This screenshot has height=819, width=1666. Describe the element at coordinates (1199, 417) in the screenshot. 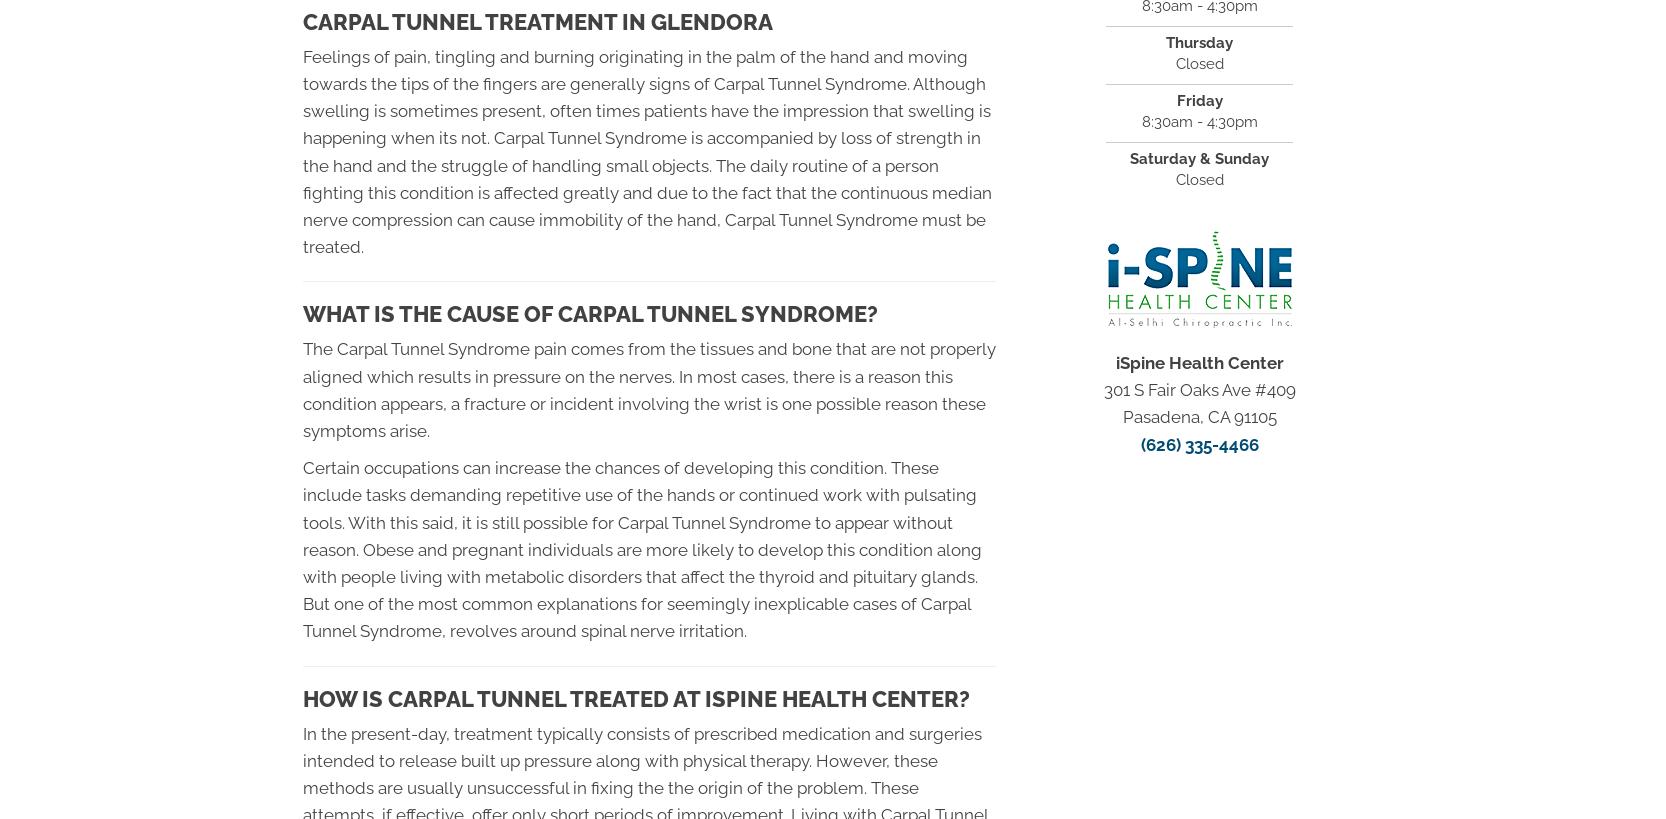

I see `'Pasadena, CA 91105'` at that location.